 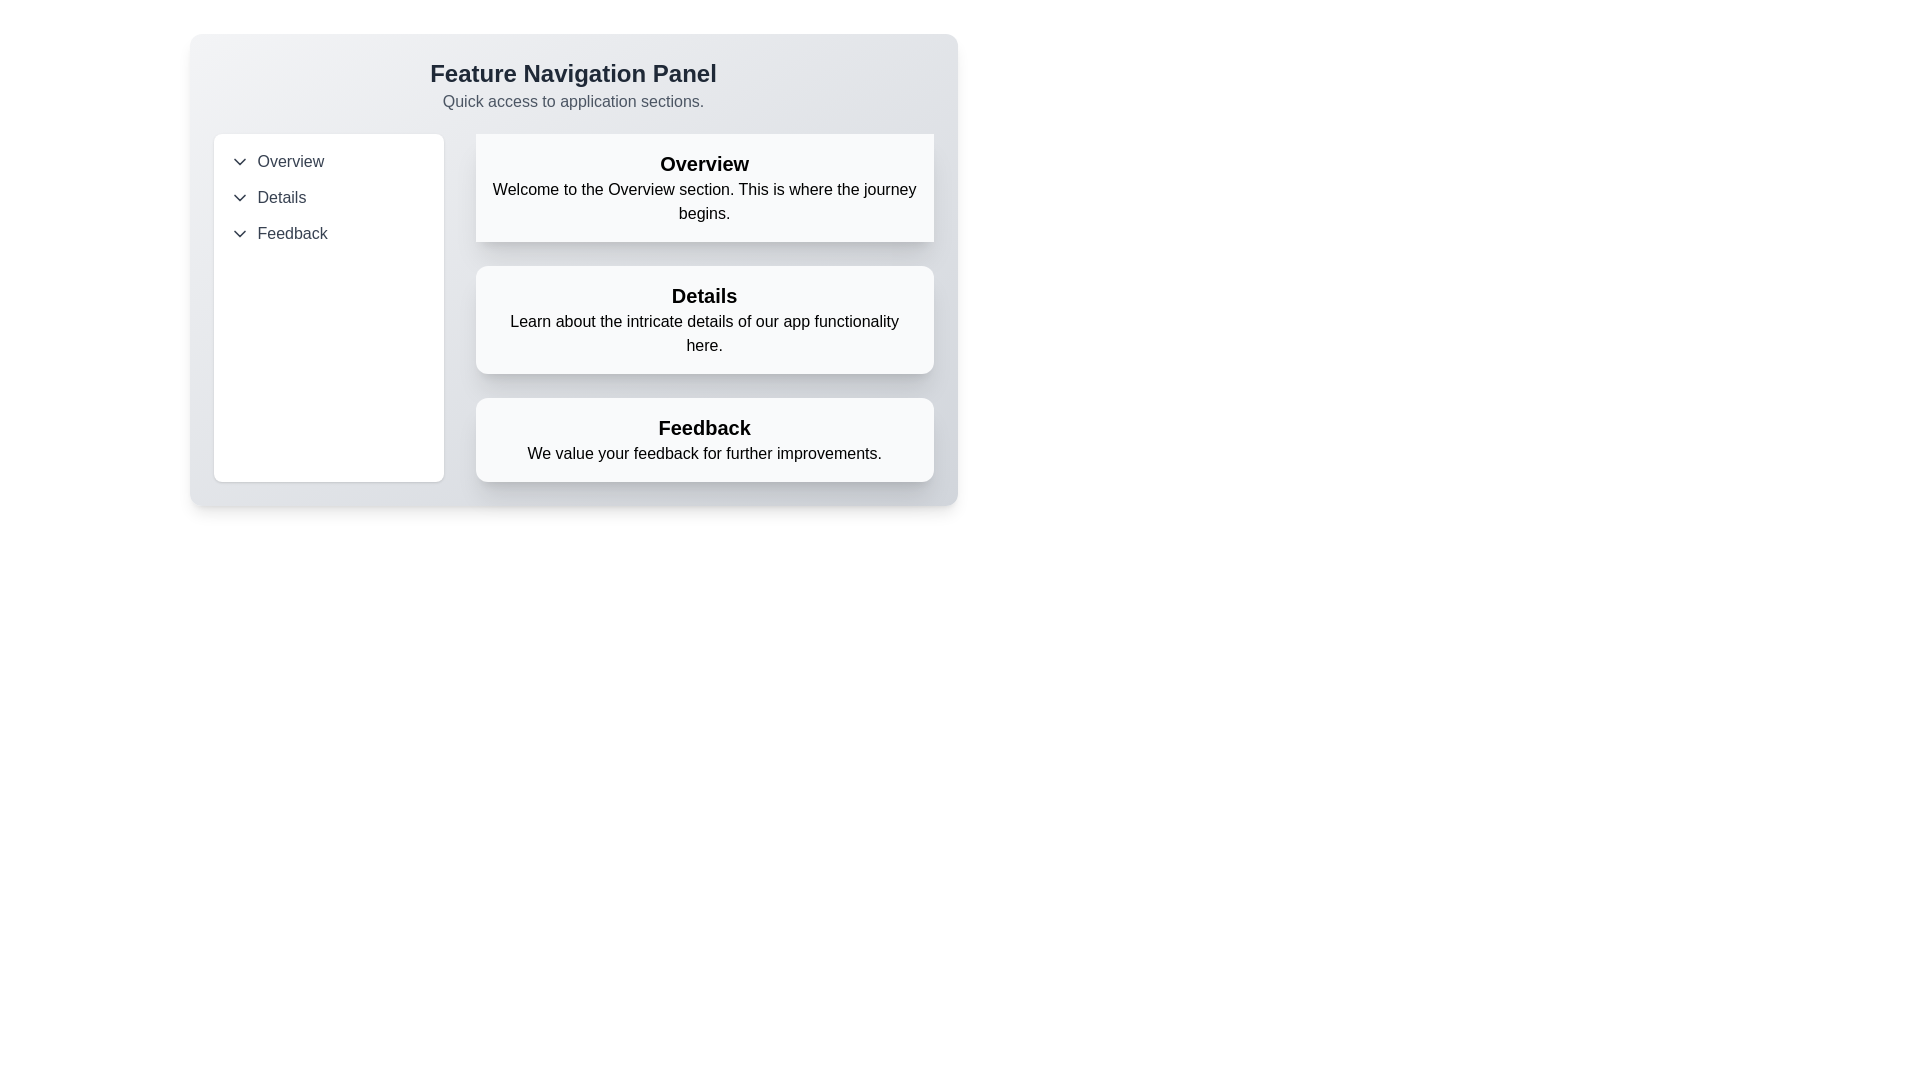 What do you see at coordinates (704, 308) in the screenshot?
I see `text contained in the Informational panel, which is the second section in a column of three sections, centered horizontally between 'Overview' and 'Feedback'` at bounding box center [704, 308].